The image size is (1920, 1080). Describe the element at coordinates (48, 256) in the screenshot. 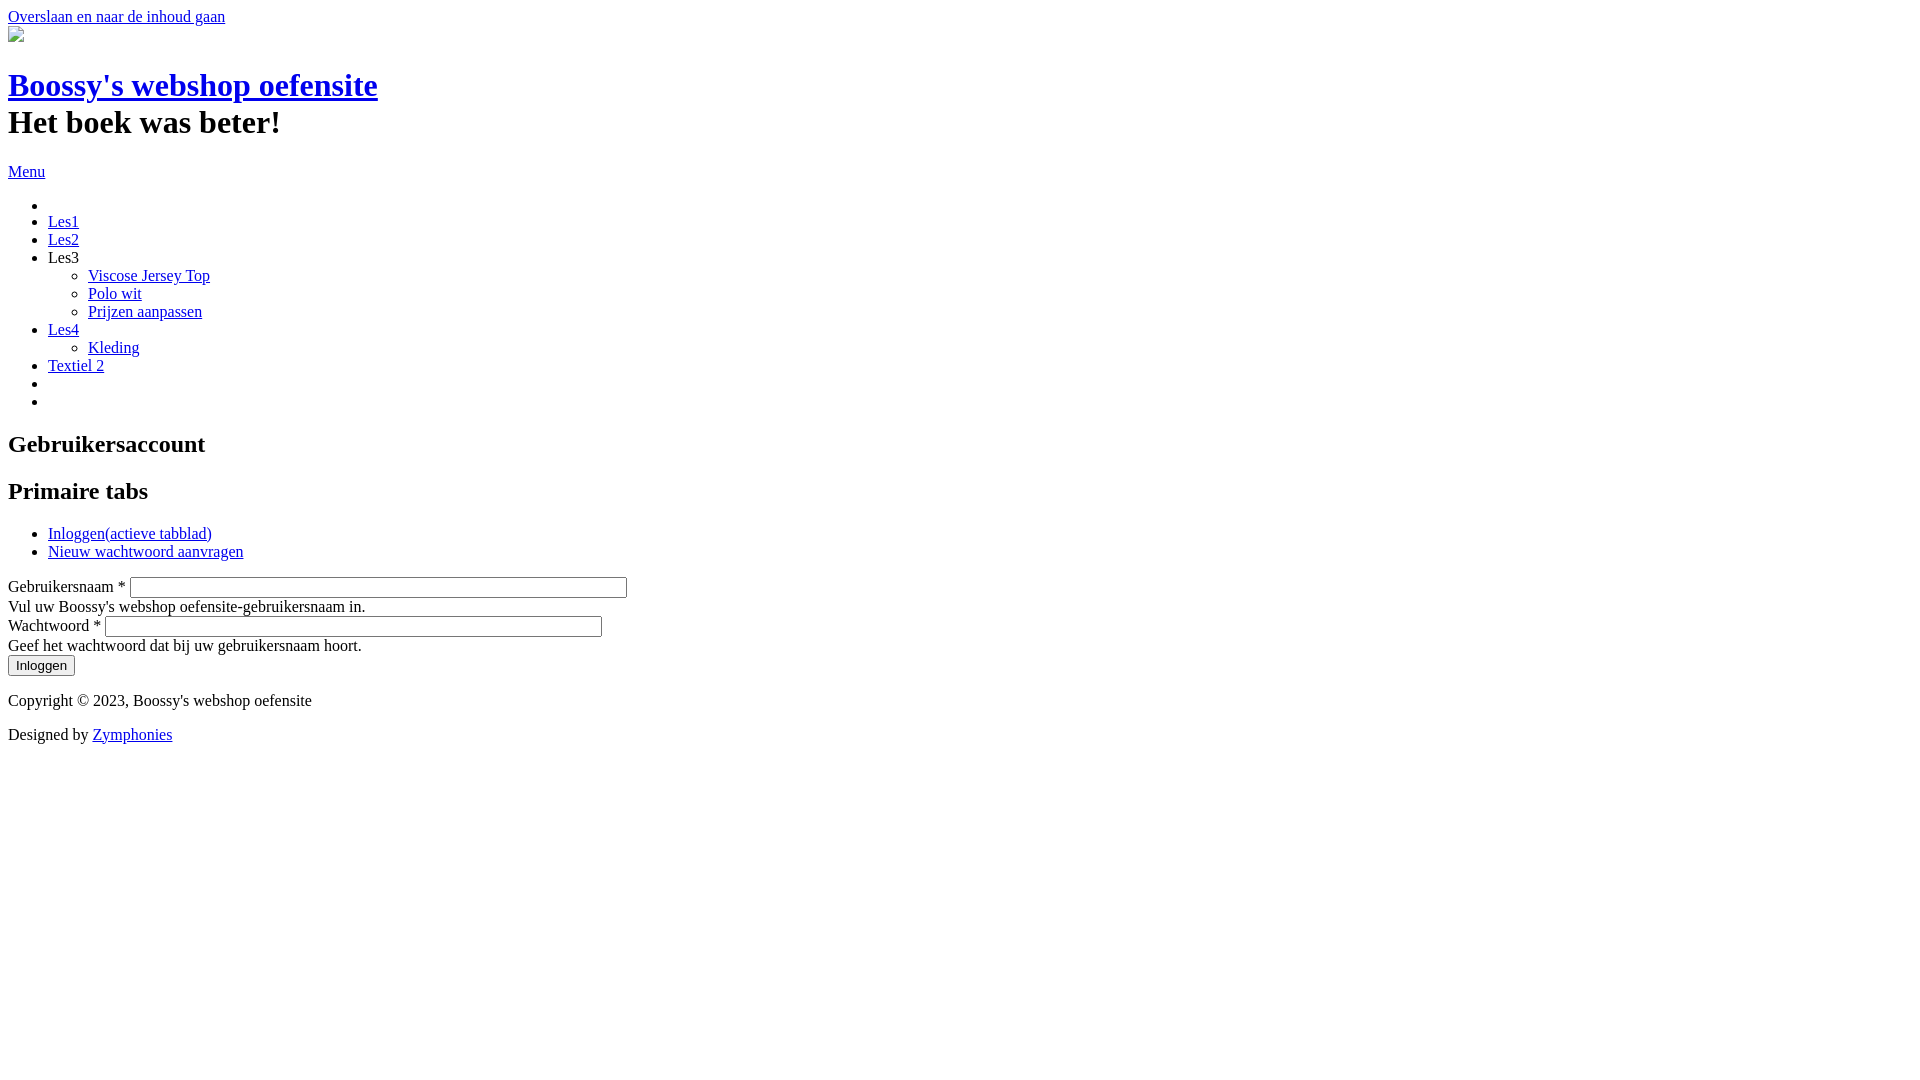

I see `'Les3'` at that location.